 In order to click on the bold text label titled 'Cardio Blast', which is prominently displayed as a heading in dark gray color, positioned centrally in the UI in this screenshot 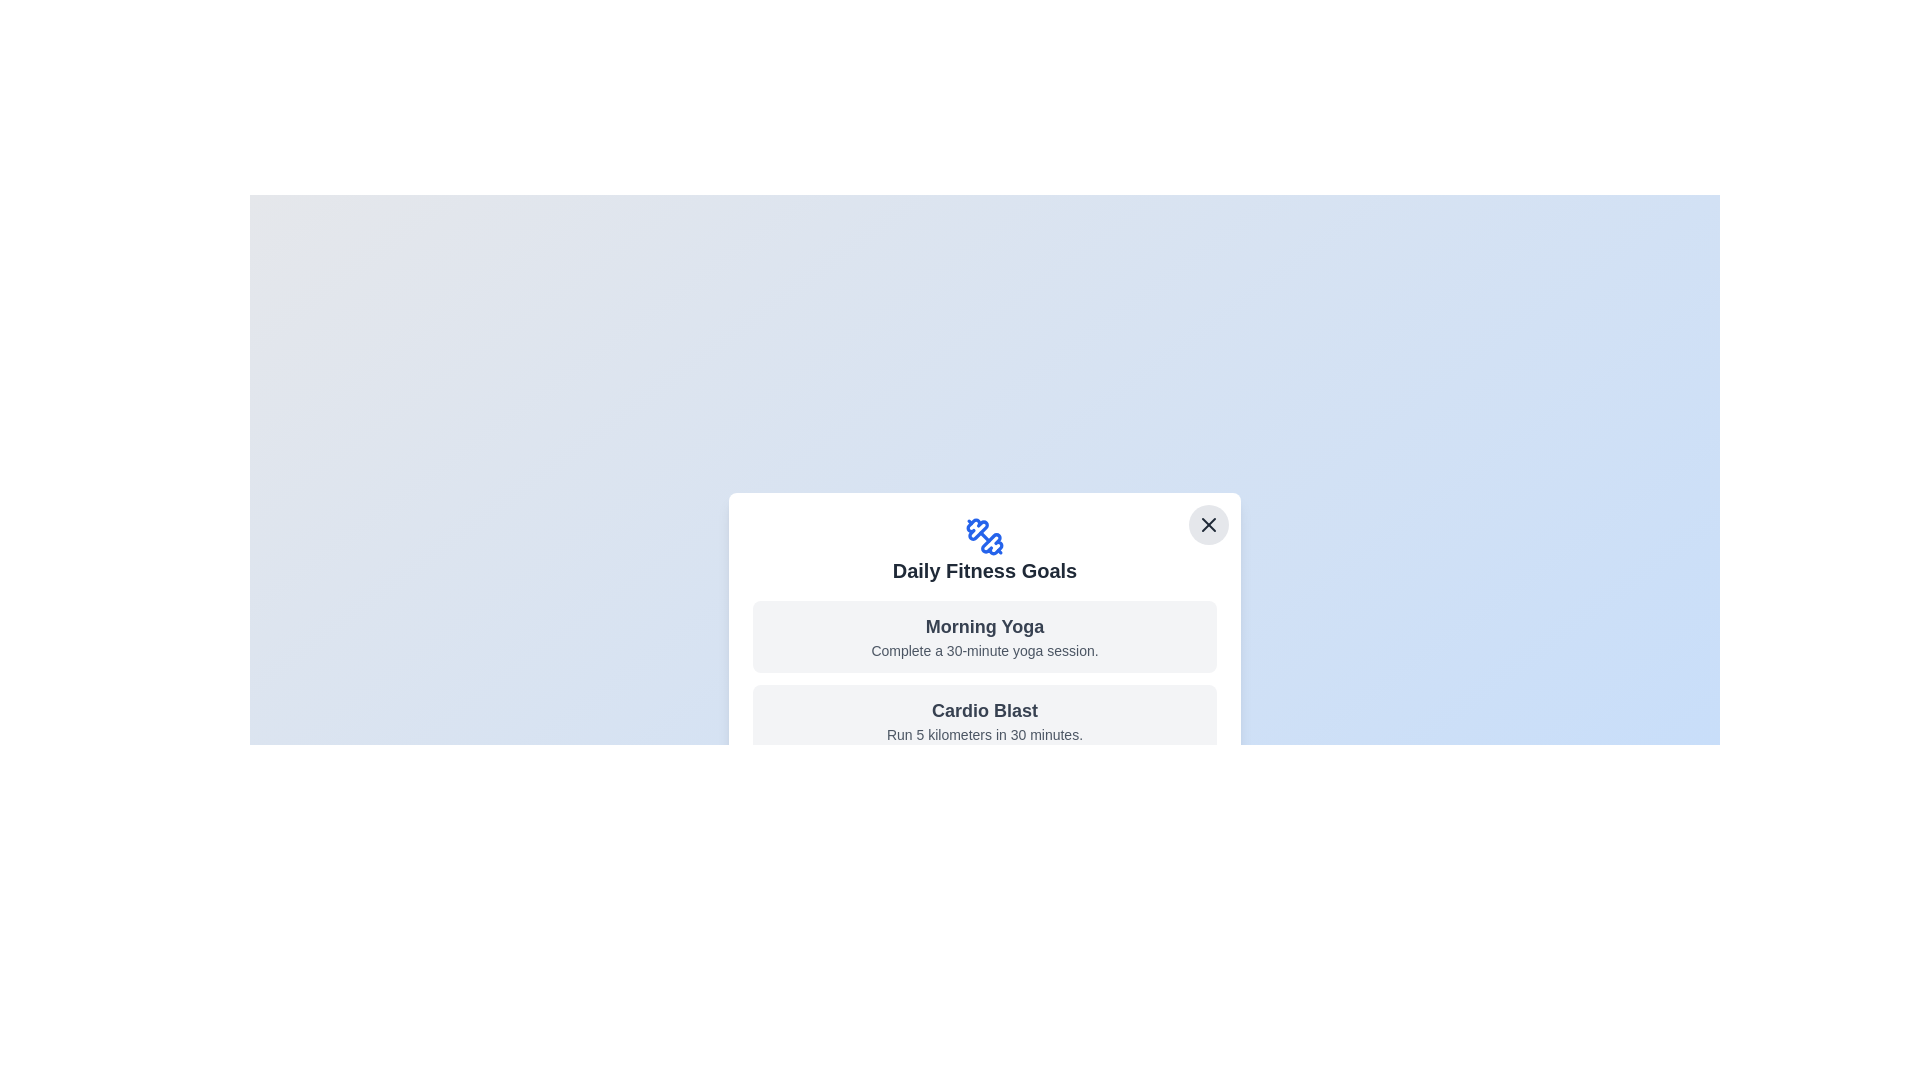, I will do `click(984, 709)`.